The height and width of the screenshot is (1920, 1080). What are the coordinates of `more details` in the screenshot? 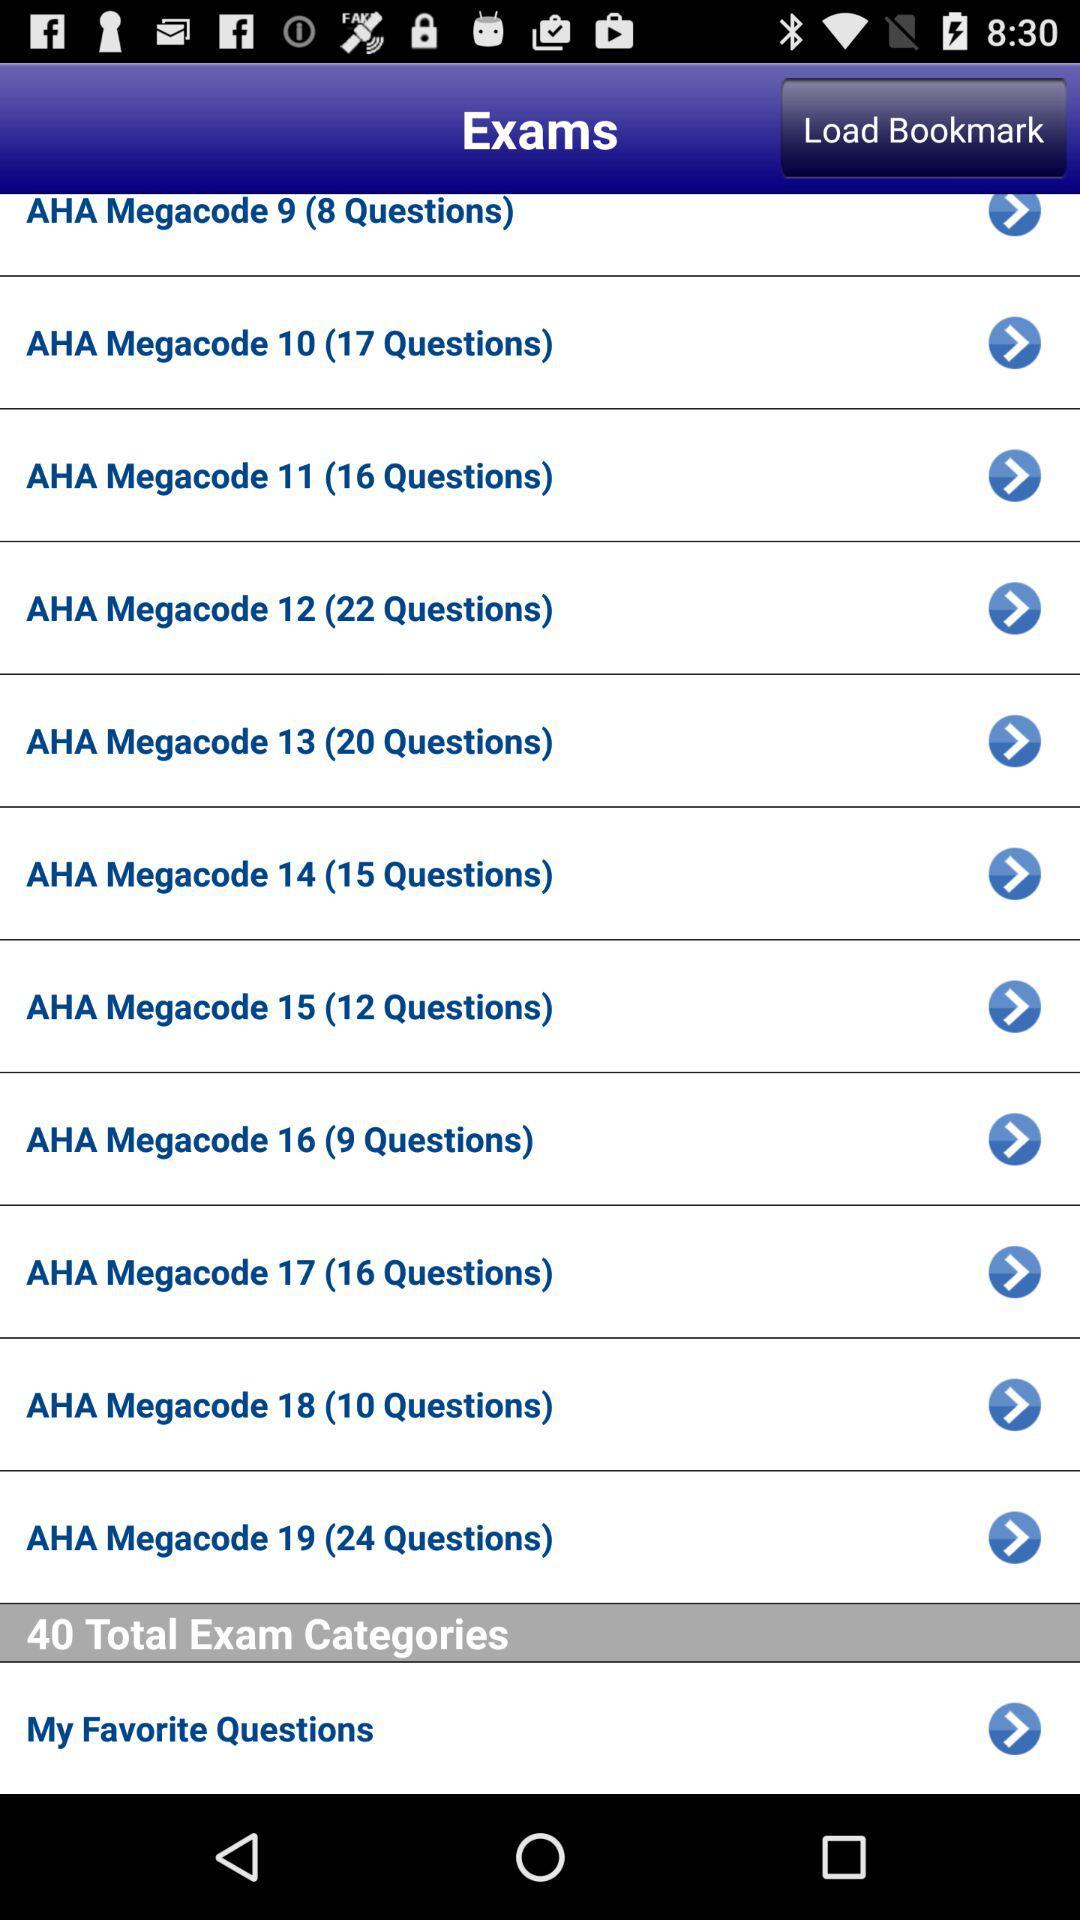 It's located at (1014, 606).